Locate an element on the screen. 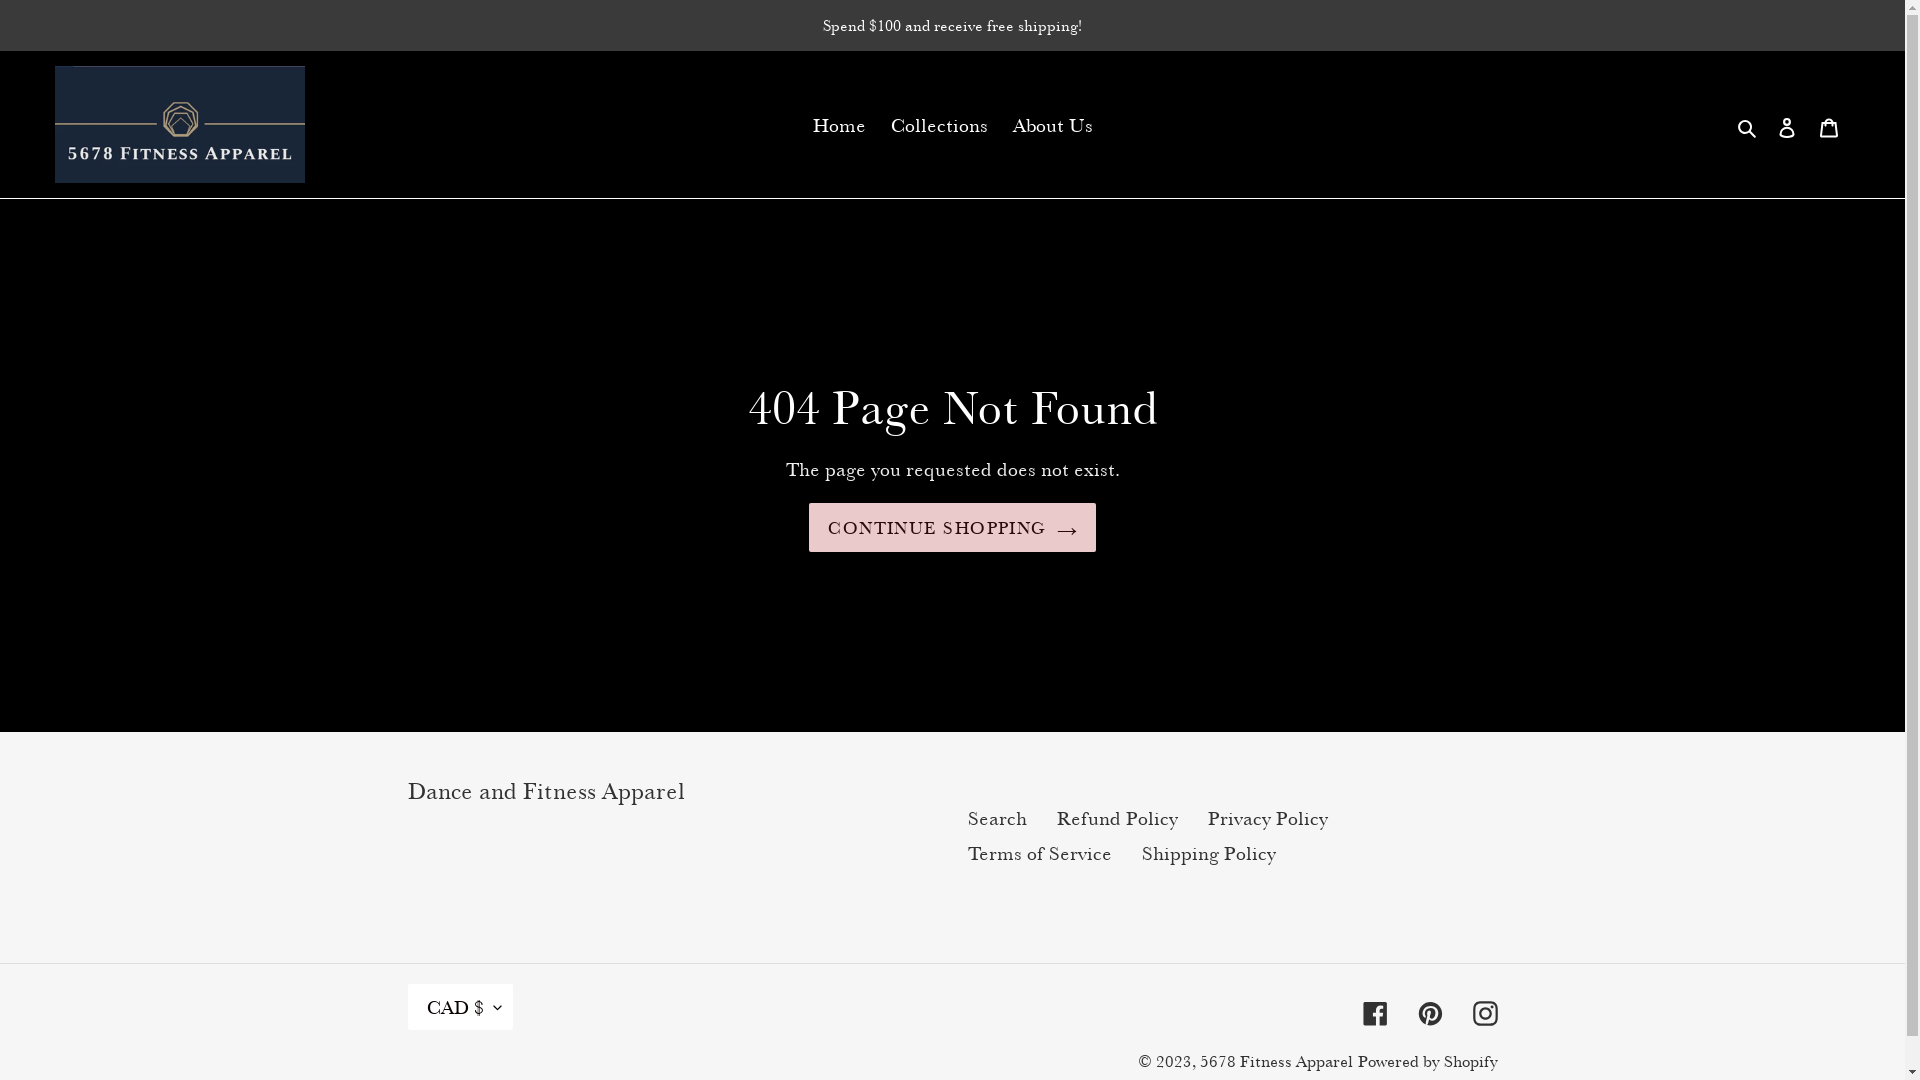  'Terms of Service' is located at coordinates (1040, 853).